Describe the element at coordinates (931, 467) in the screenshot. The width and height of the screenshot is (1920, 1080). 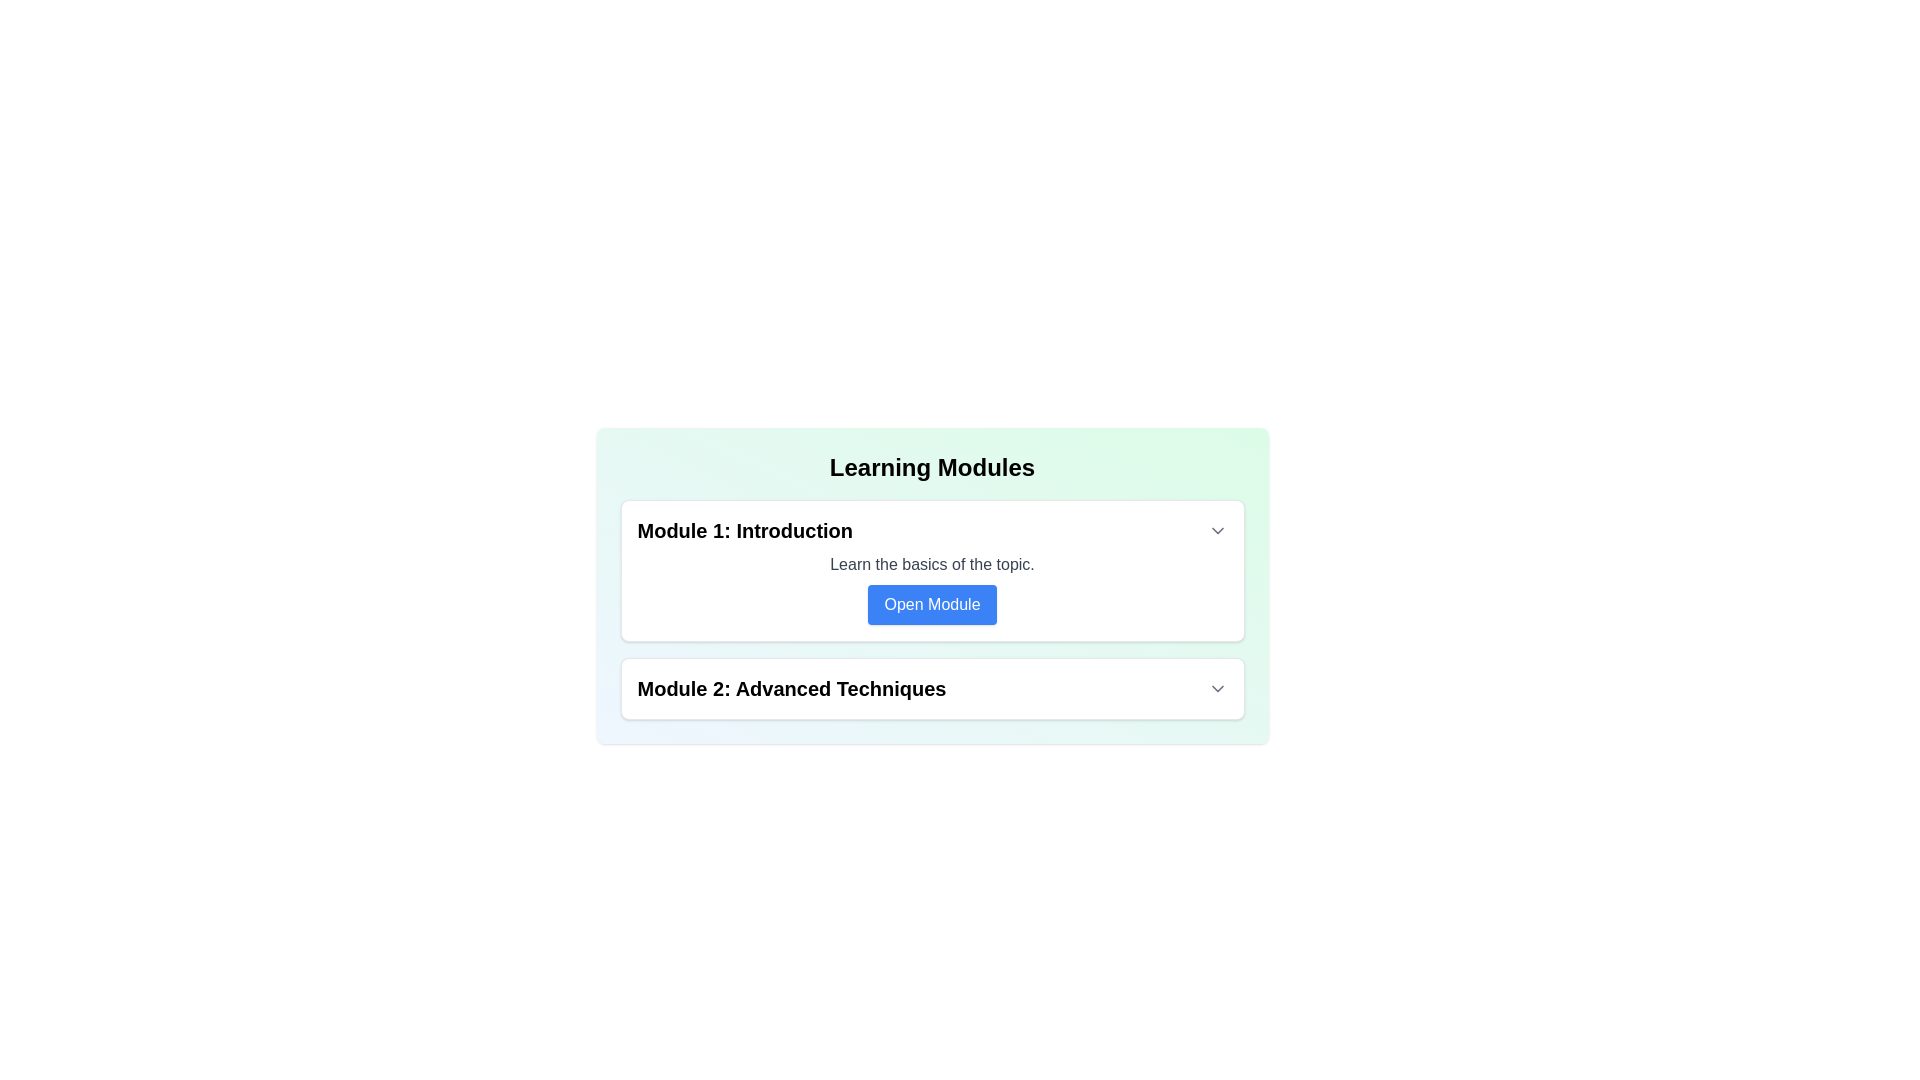
I see `the header text element that summarizes the content area as 'Learning Modules', which is positioned at the top of its section` at that location.